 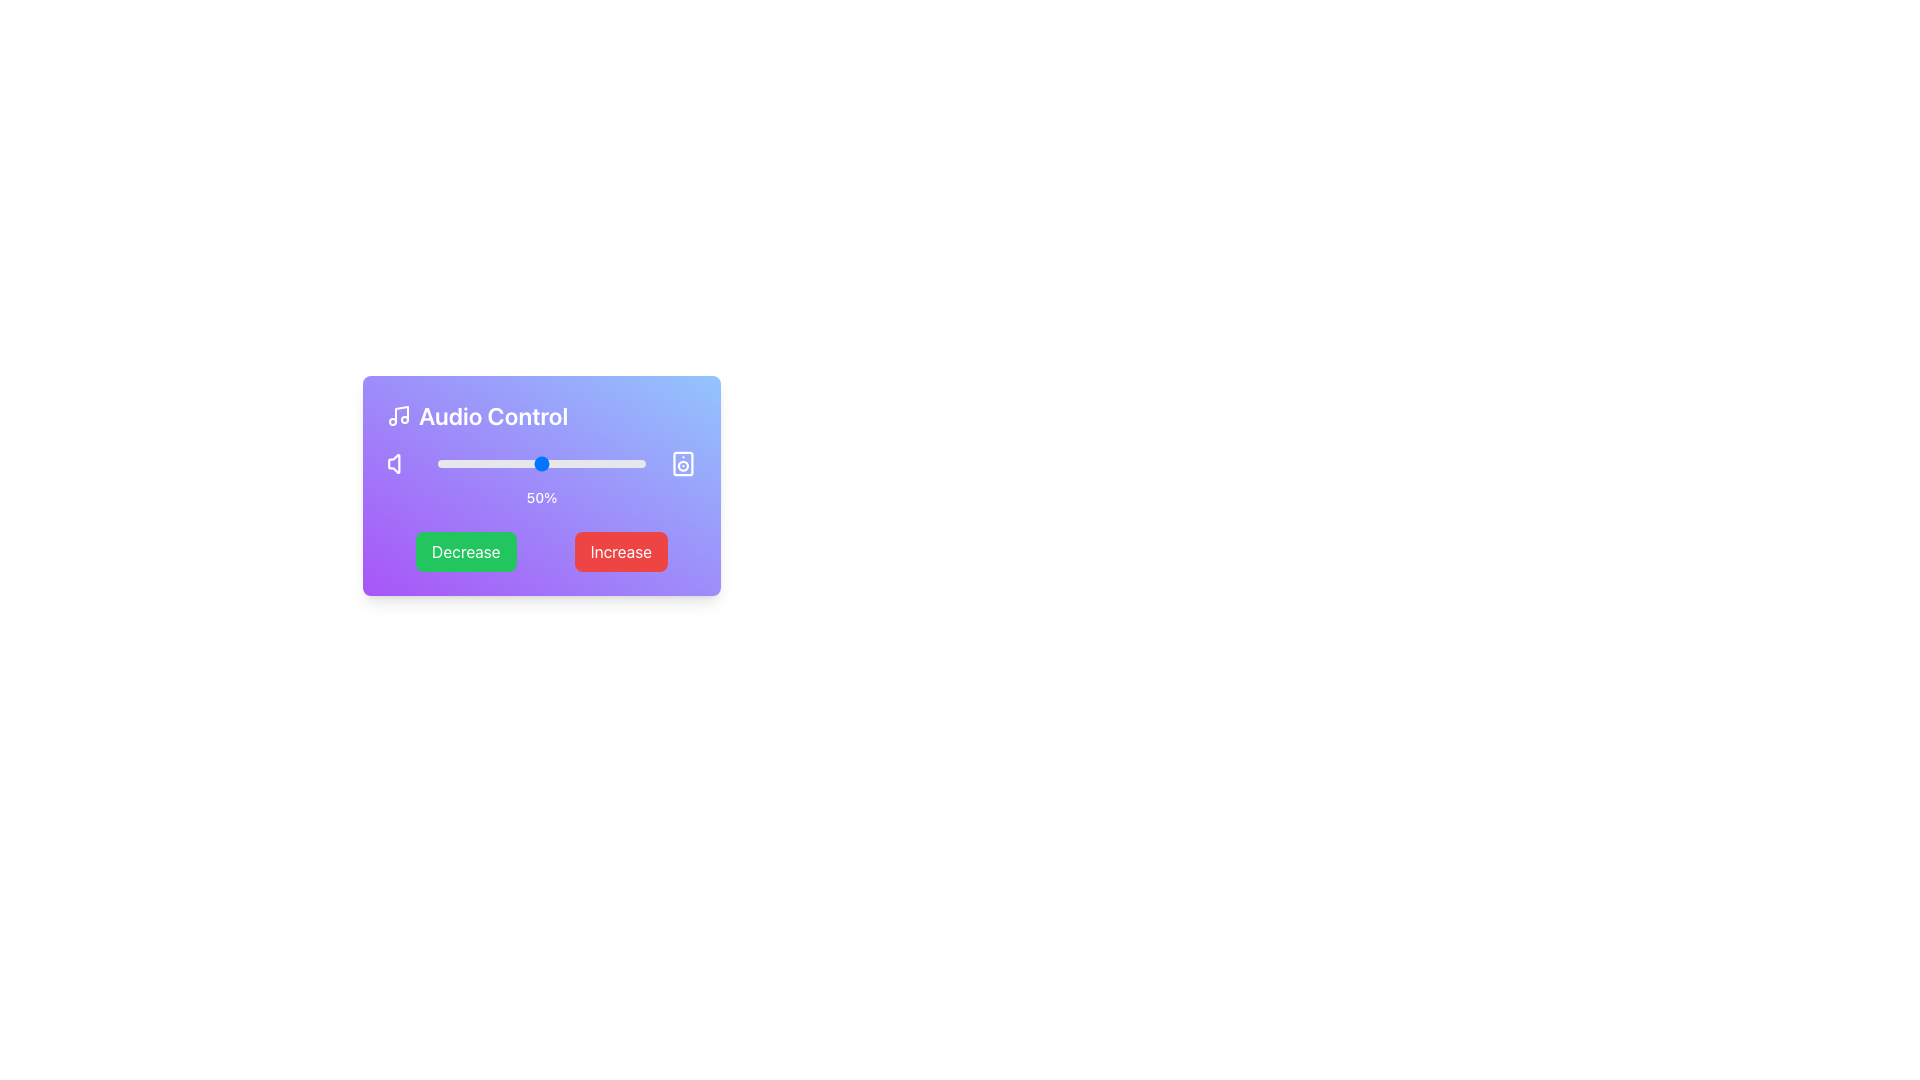 I want to click on volume, so click(x=636, y=463).